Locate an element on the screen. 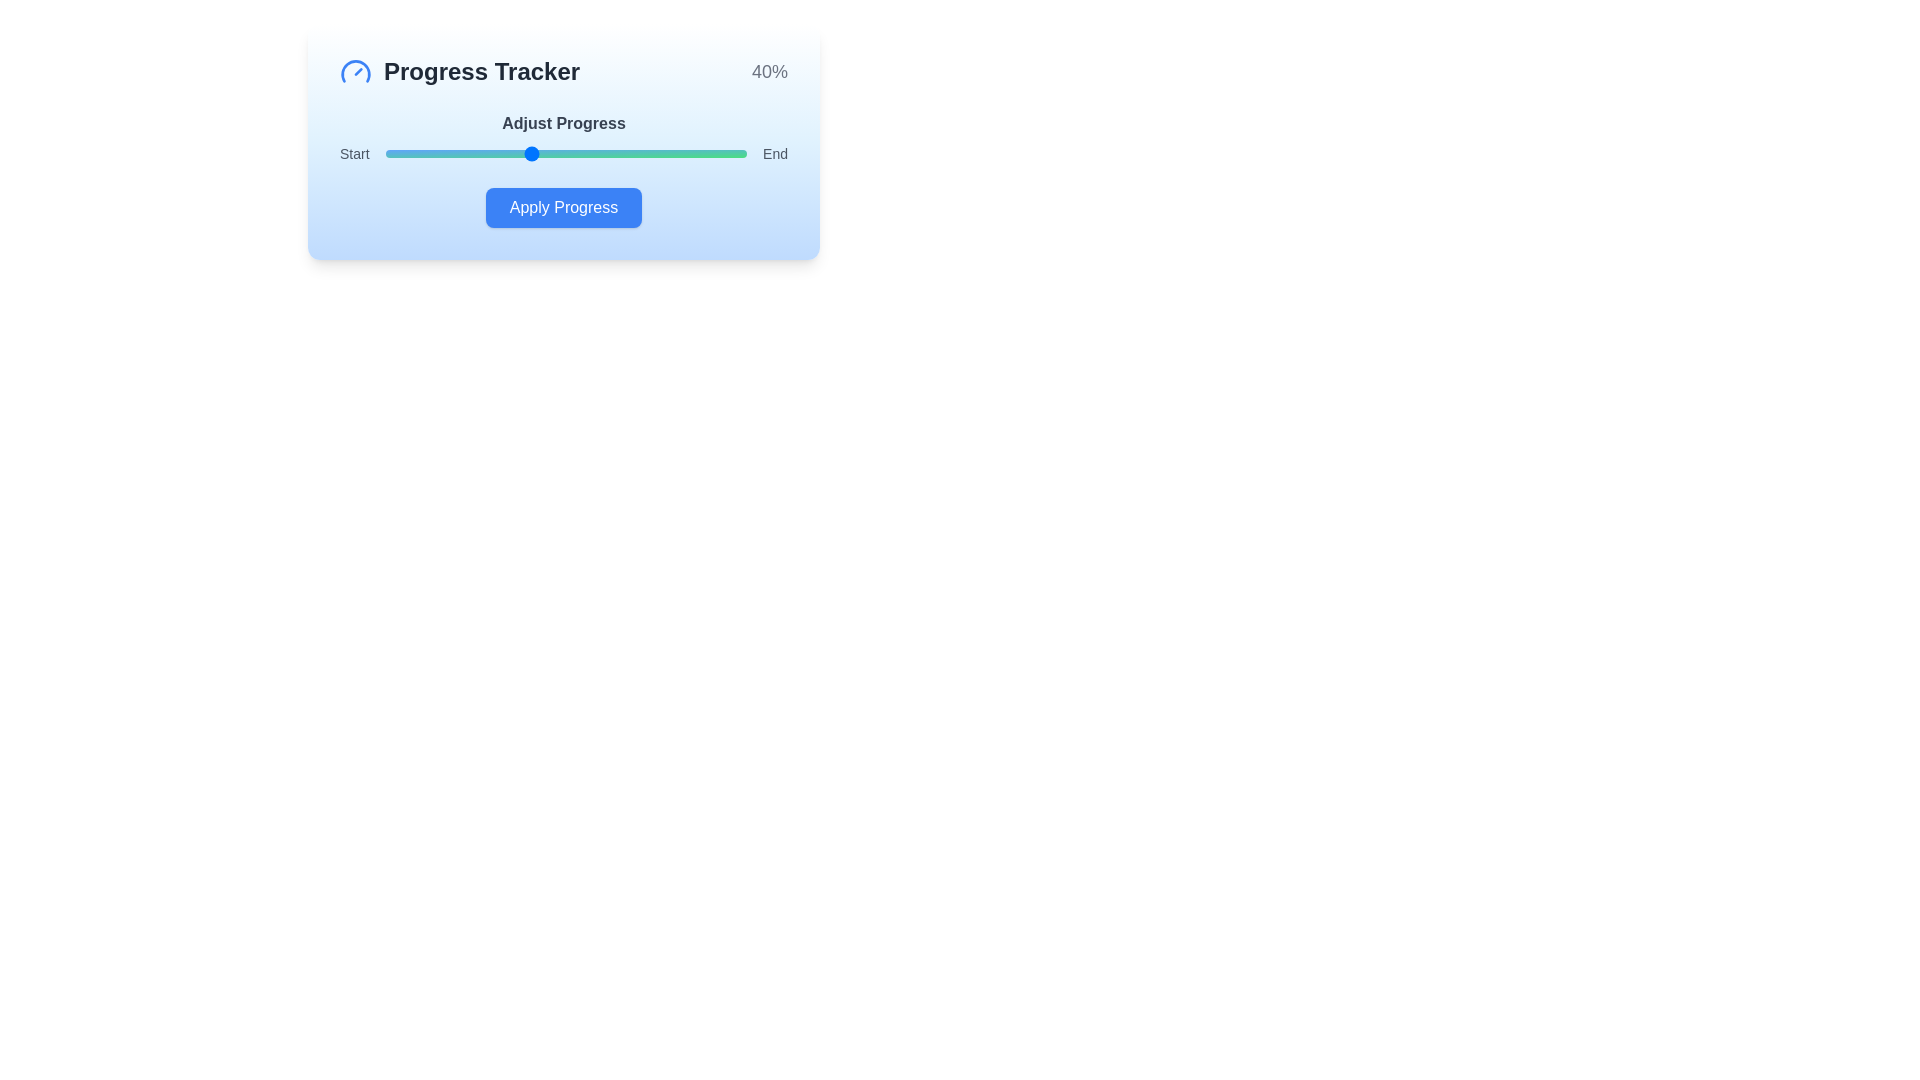 The width and height of the screenshot is (1920, 1080). the progress slider to 55% is located at coordinates (583, 153).